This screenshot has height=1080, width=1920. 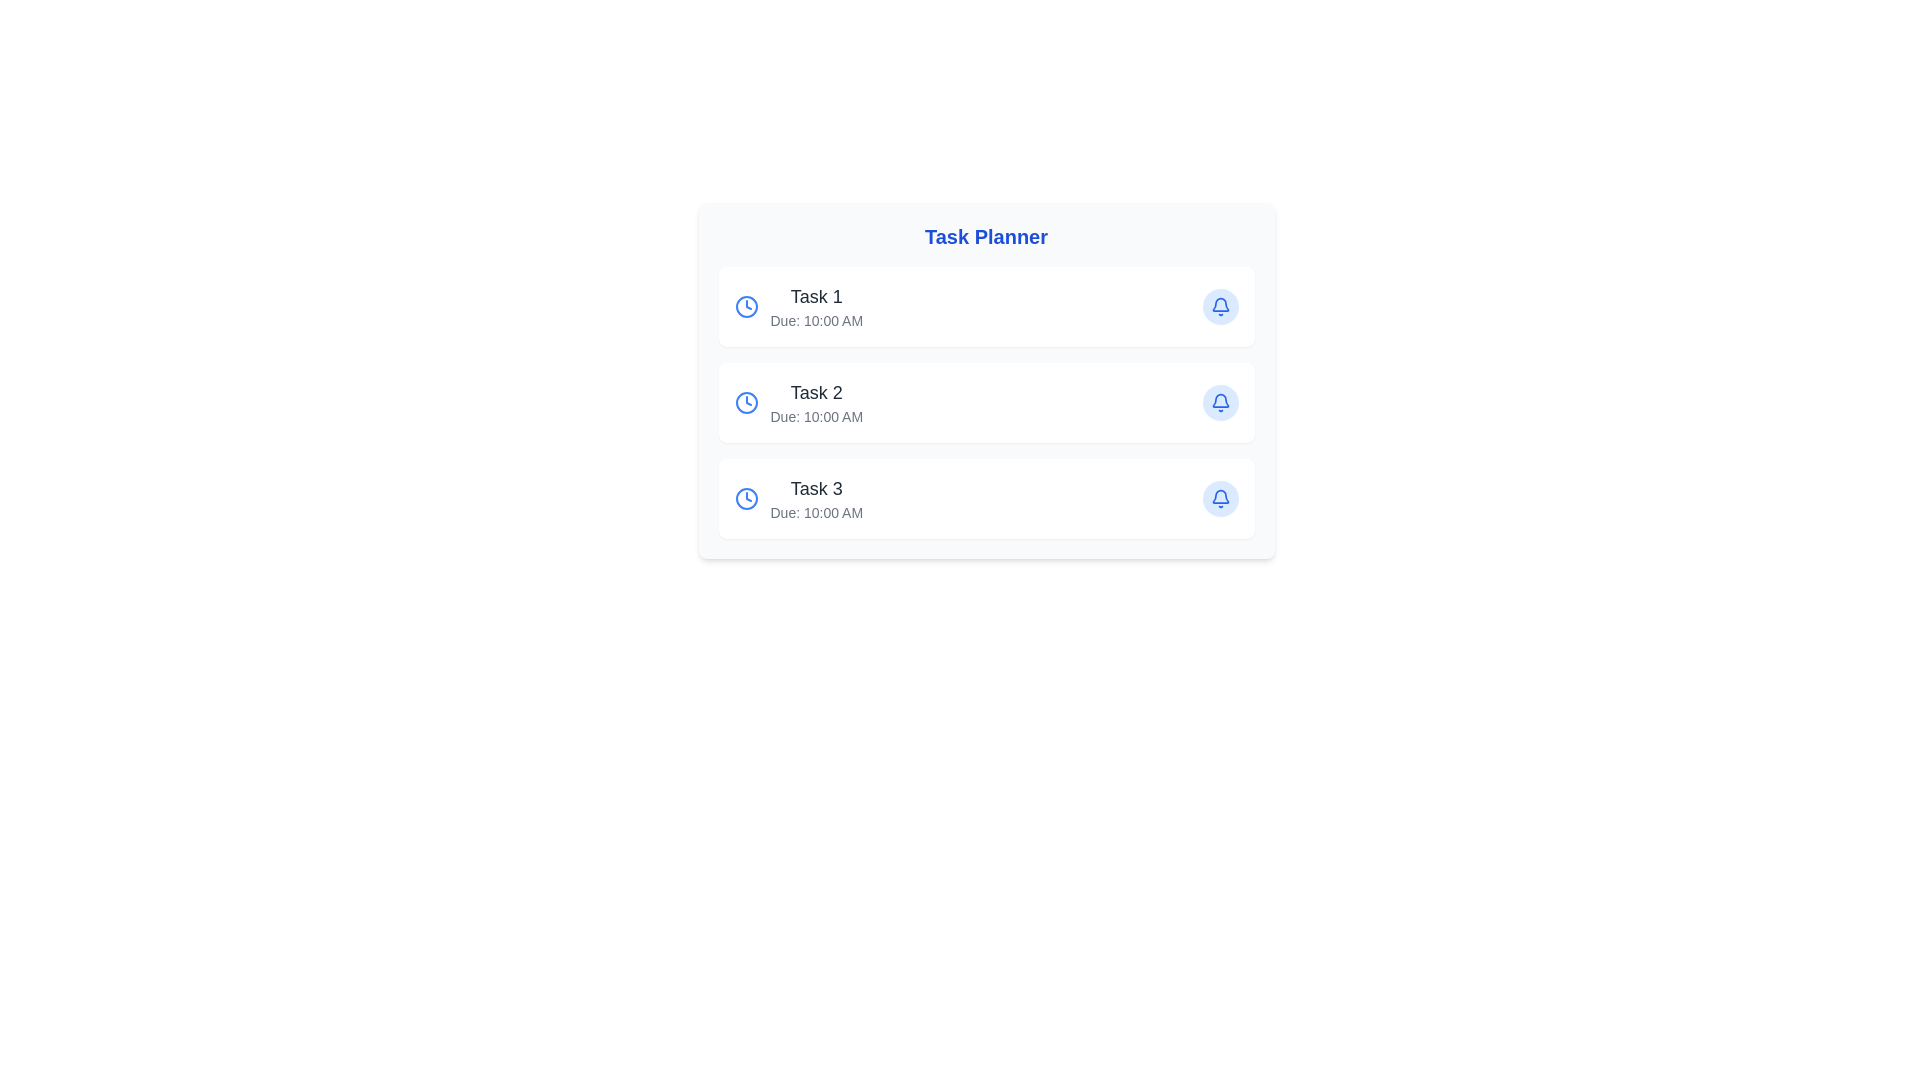 I want to click on due time displayed in the text label showing 'Due: 10:00 AM', located below 'Task 1' in the first task card of the 'Task Planner', so click(x=816, y=319).